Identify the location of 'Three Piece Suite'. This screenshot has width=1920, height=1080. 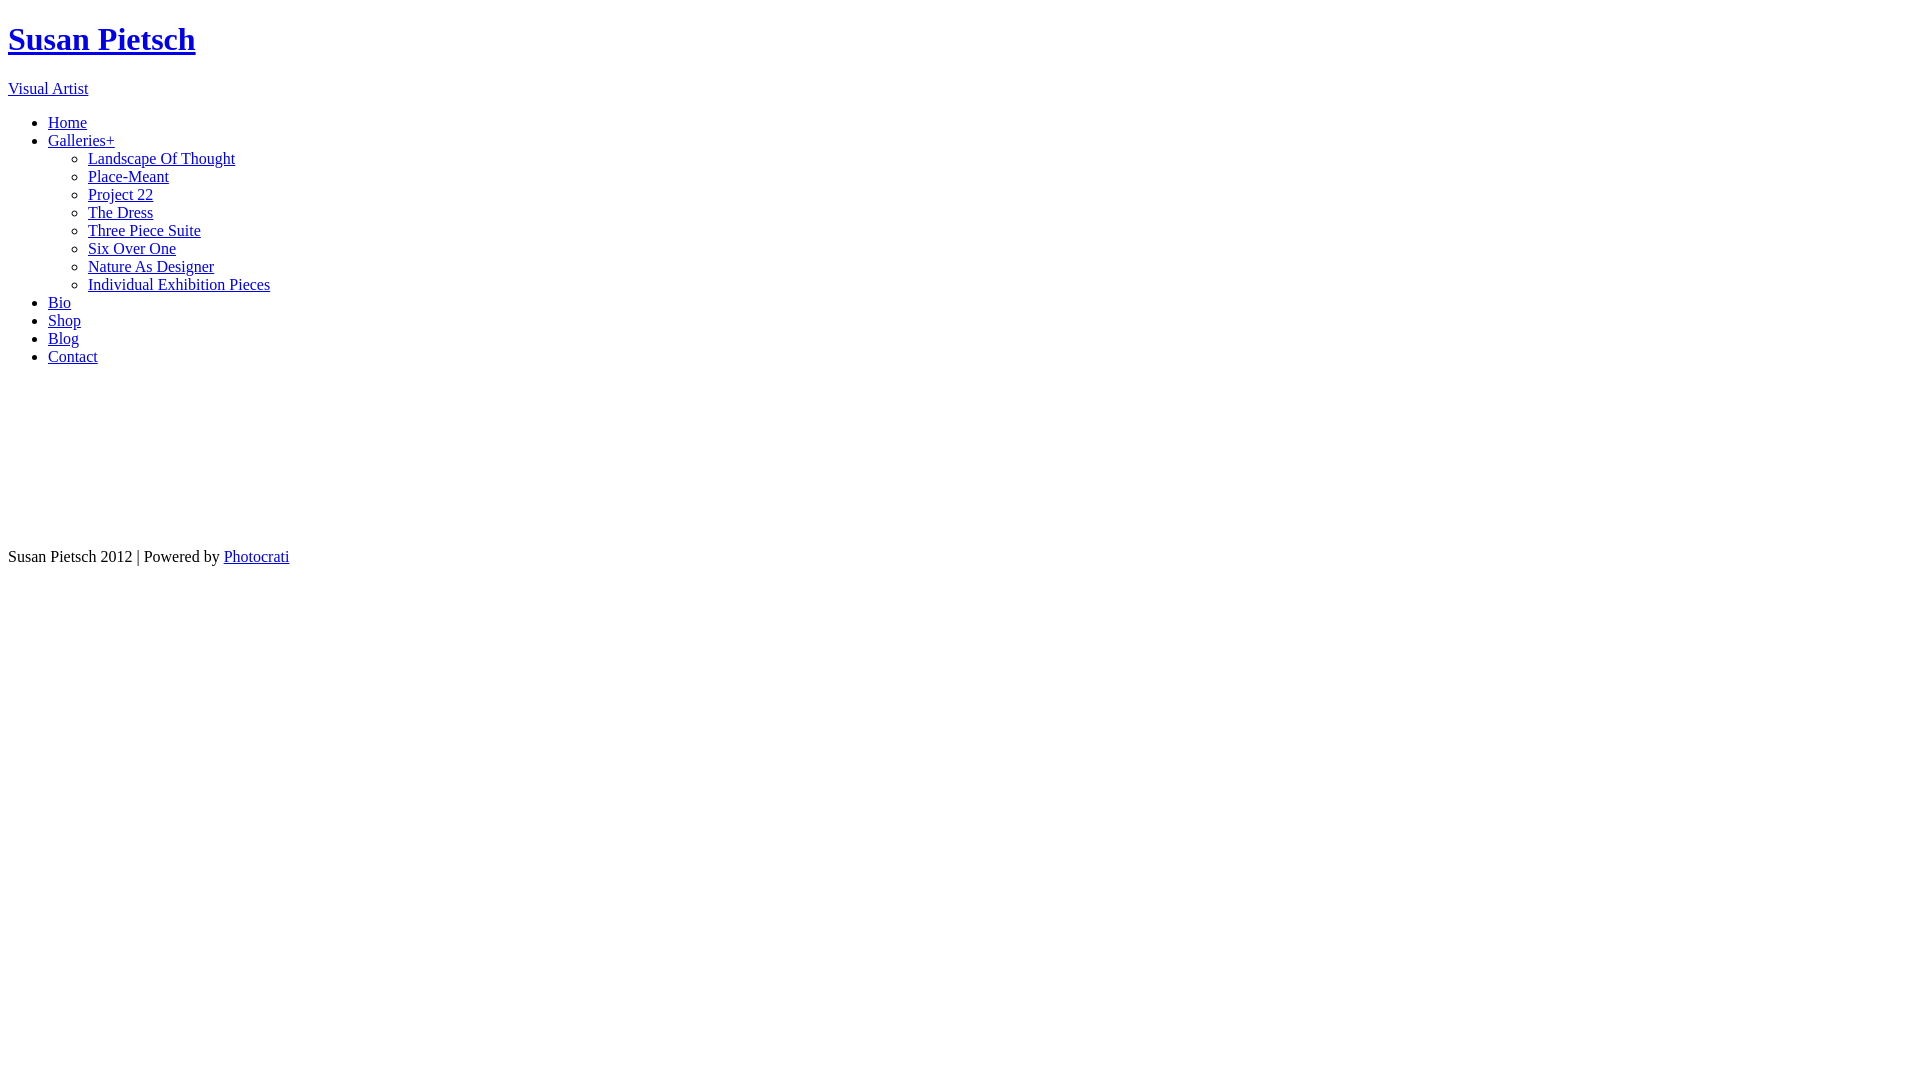
(86, 229).